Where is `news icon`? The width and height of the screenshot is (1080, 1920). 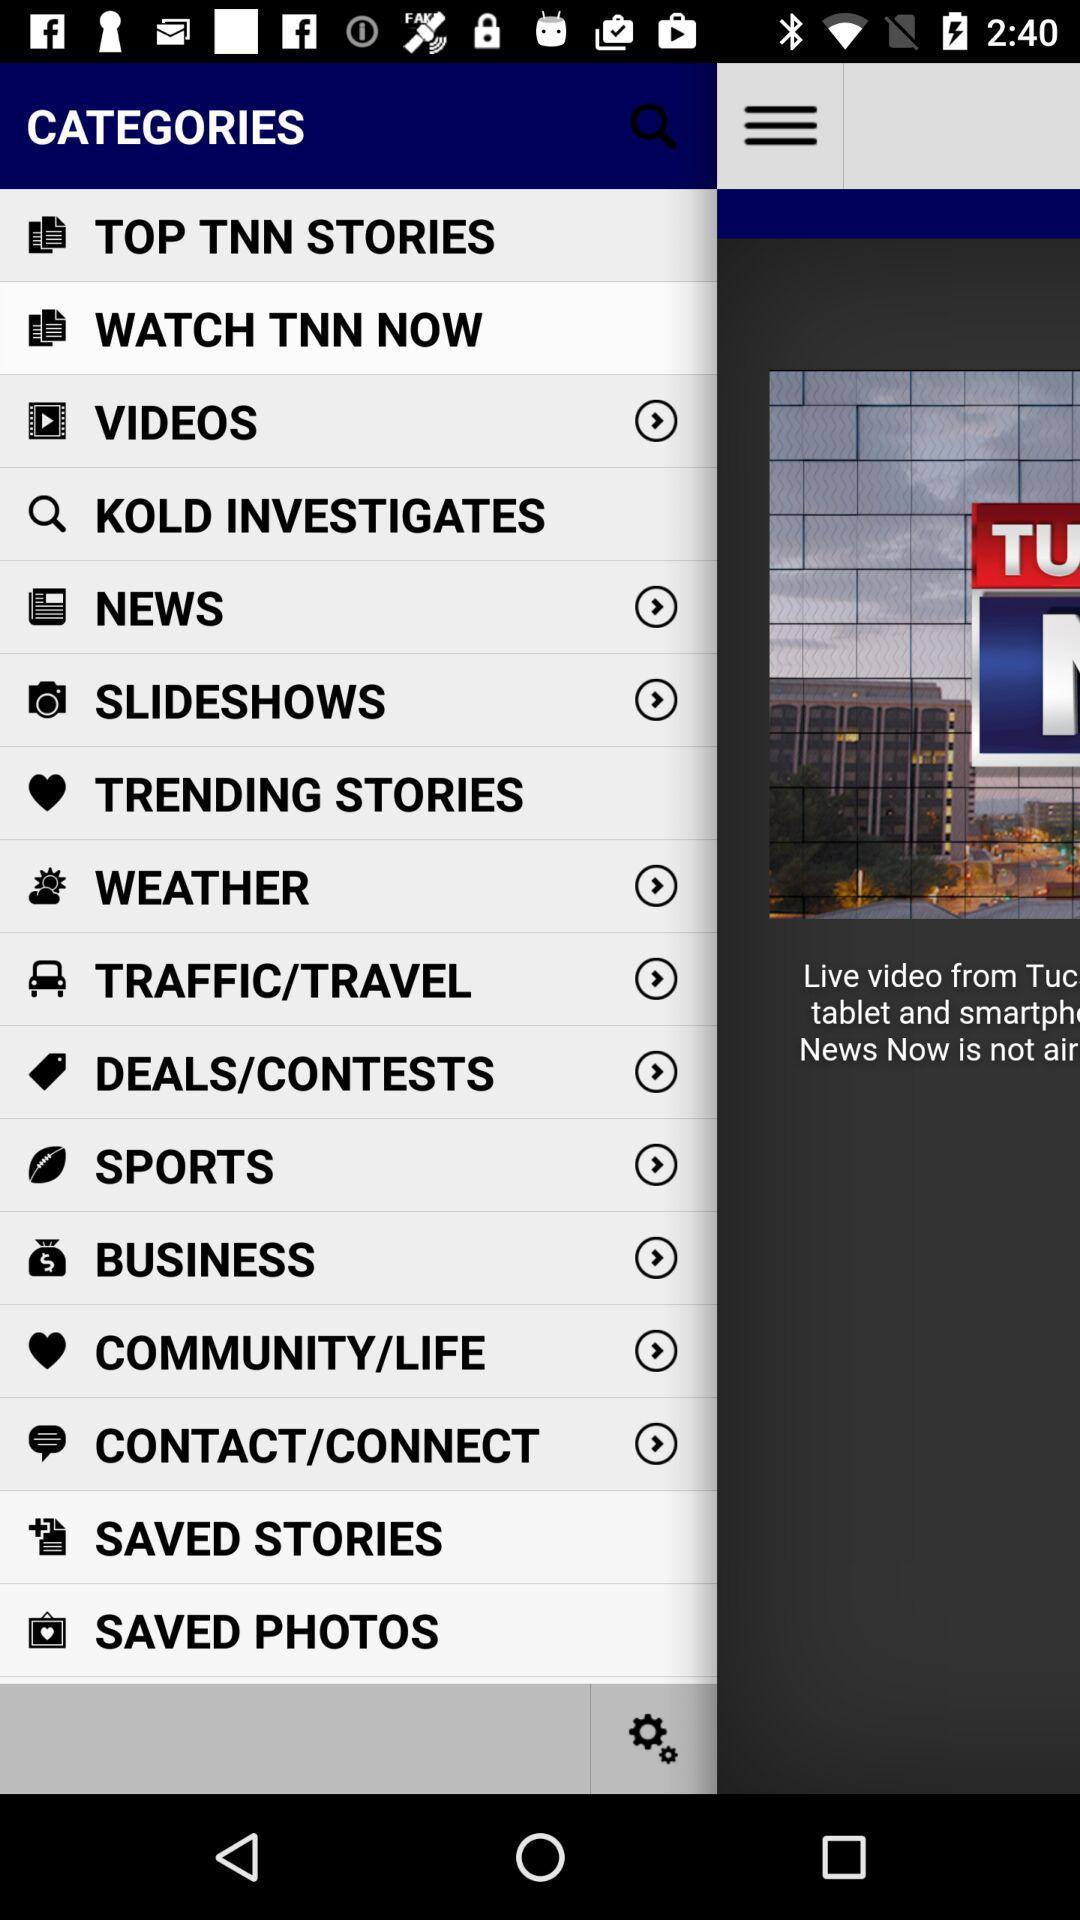
news icon is located at coordinates (45, 605).